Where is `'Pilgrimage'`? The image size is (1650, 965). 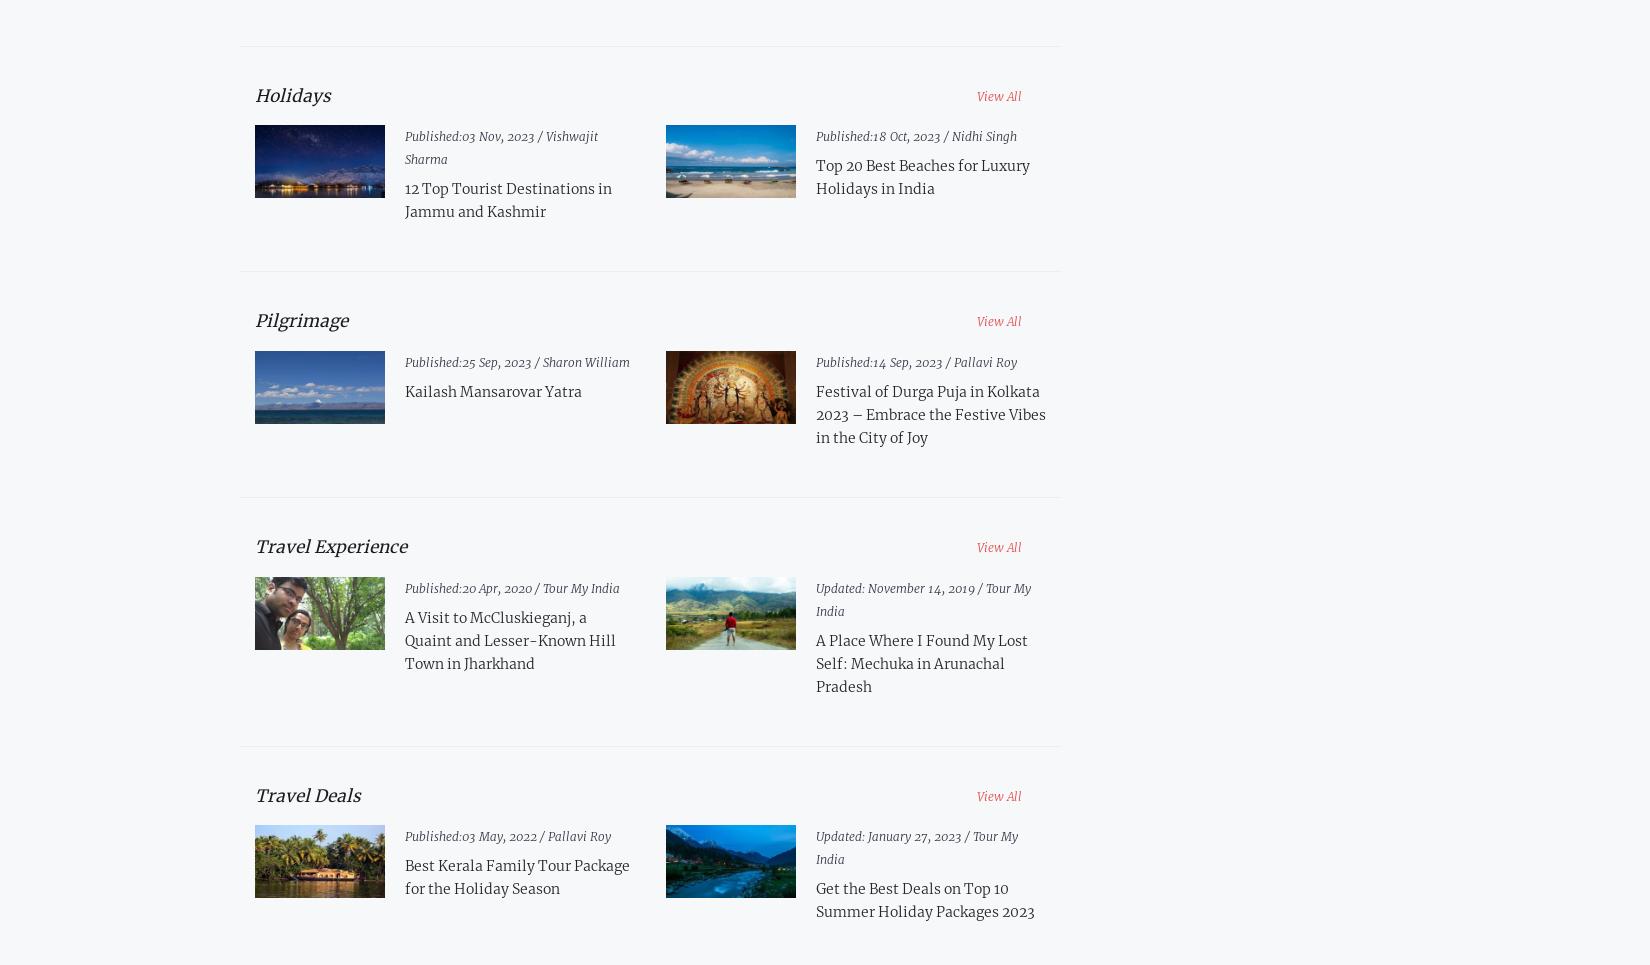
'Pilgrimage' is located at coordinates (301, 319).